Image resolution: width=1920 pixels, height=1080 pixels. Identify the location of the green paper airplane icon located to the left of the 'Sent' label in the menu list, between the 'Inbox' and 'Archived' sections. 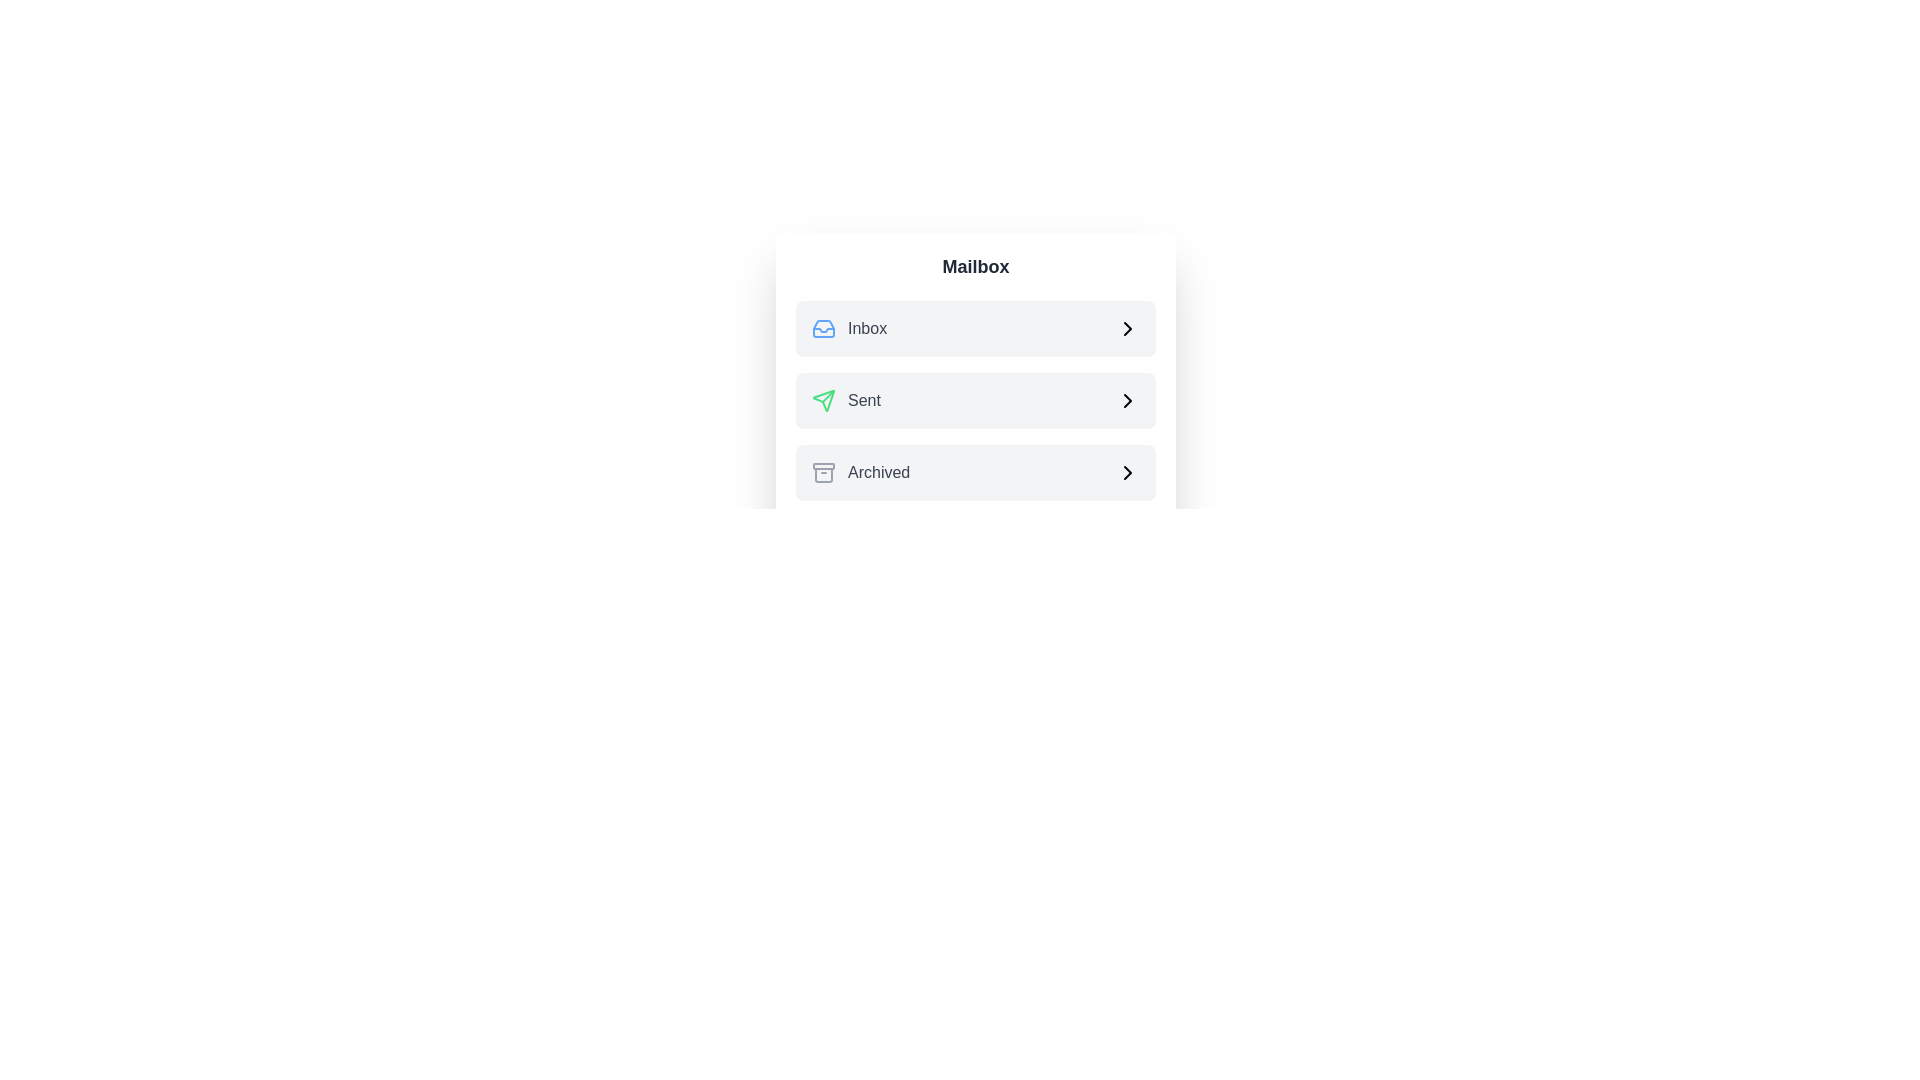
(824, 401).